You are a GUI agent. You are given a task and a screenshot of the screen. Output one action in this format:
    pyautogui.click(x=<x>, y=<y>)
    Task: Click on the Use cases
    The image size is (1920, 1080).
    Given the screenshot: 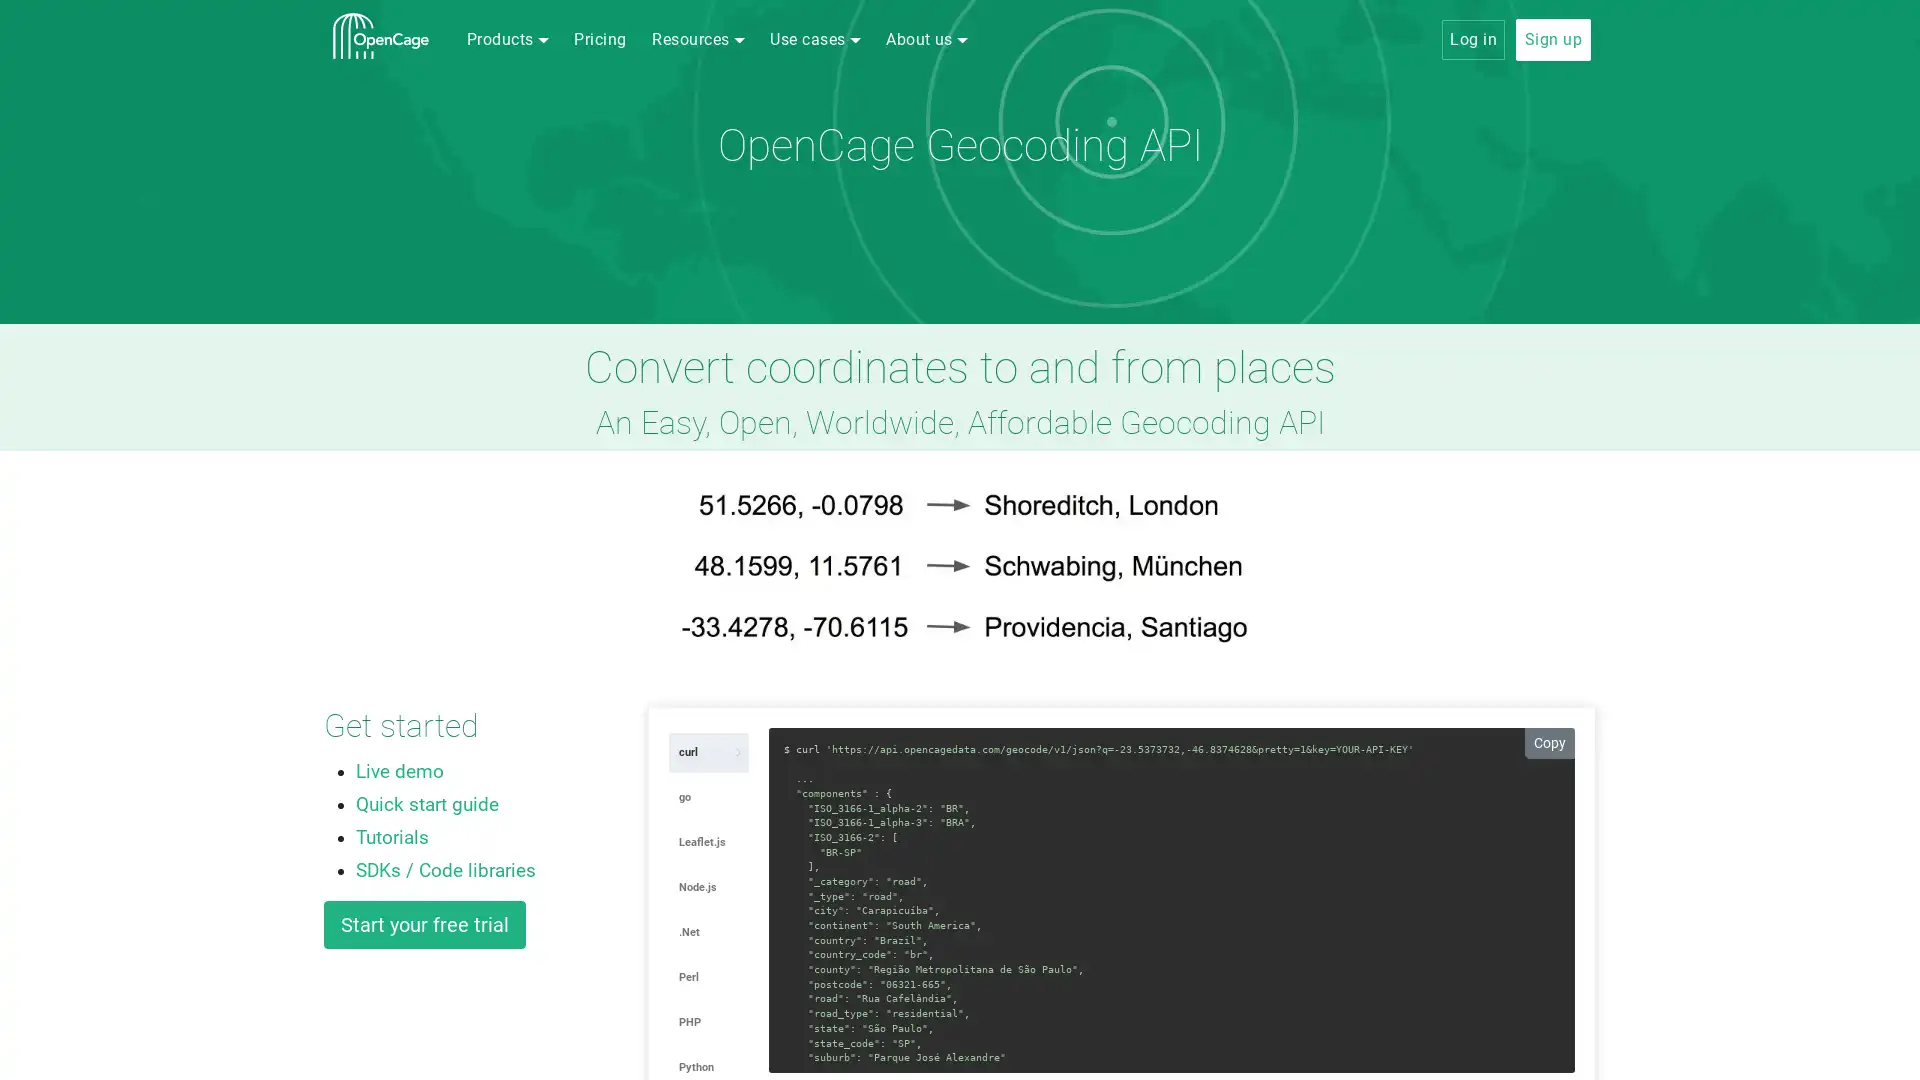 What is the action you would take?
    pyautogui.click(x=815, y=39)
    